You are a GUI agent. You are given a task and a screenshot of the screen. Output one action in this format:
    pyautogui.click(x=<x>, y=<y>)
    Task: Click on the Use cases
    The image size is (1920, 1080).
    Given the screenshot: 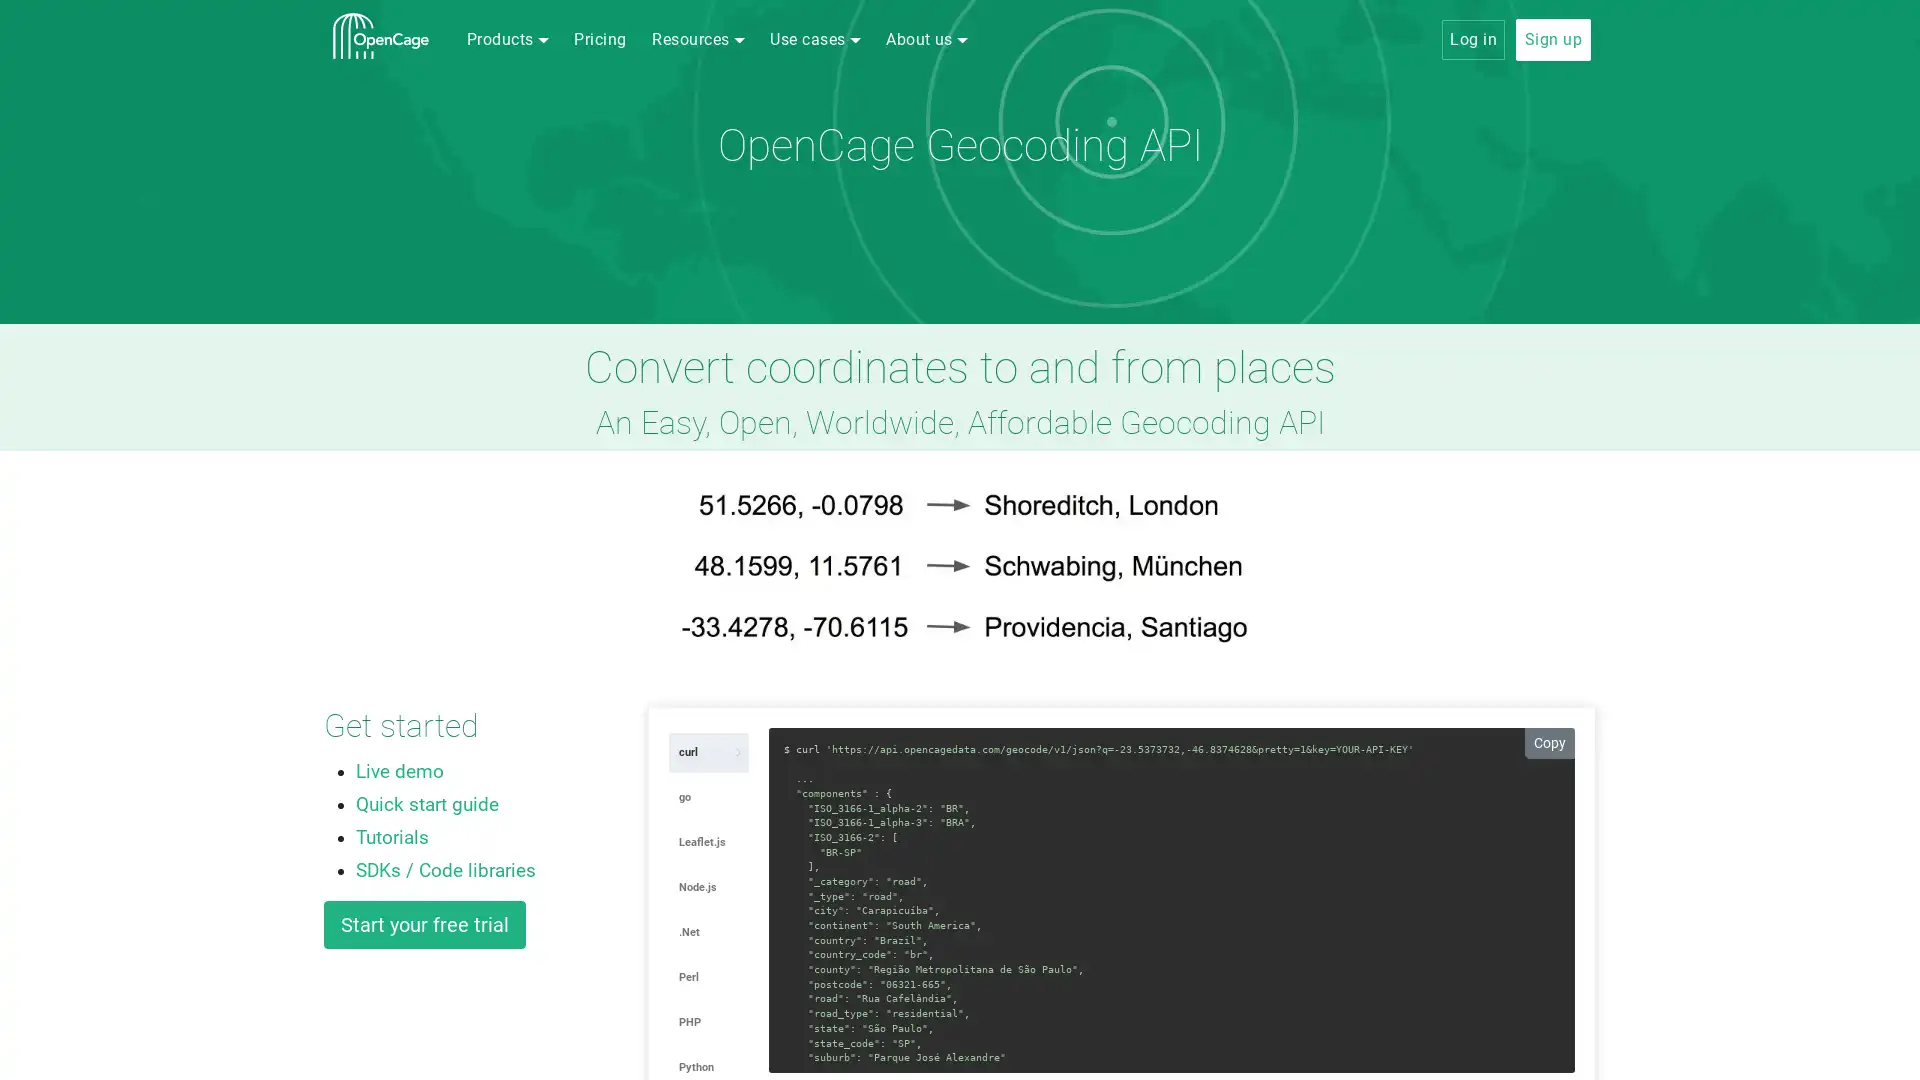 What is the action you would take?
    pyautogui.click(x=815, y=39)
    